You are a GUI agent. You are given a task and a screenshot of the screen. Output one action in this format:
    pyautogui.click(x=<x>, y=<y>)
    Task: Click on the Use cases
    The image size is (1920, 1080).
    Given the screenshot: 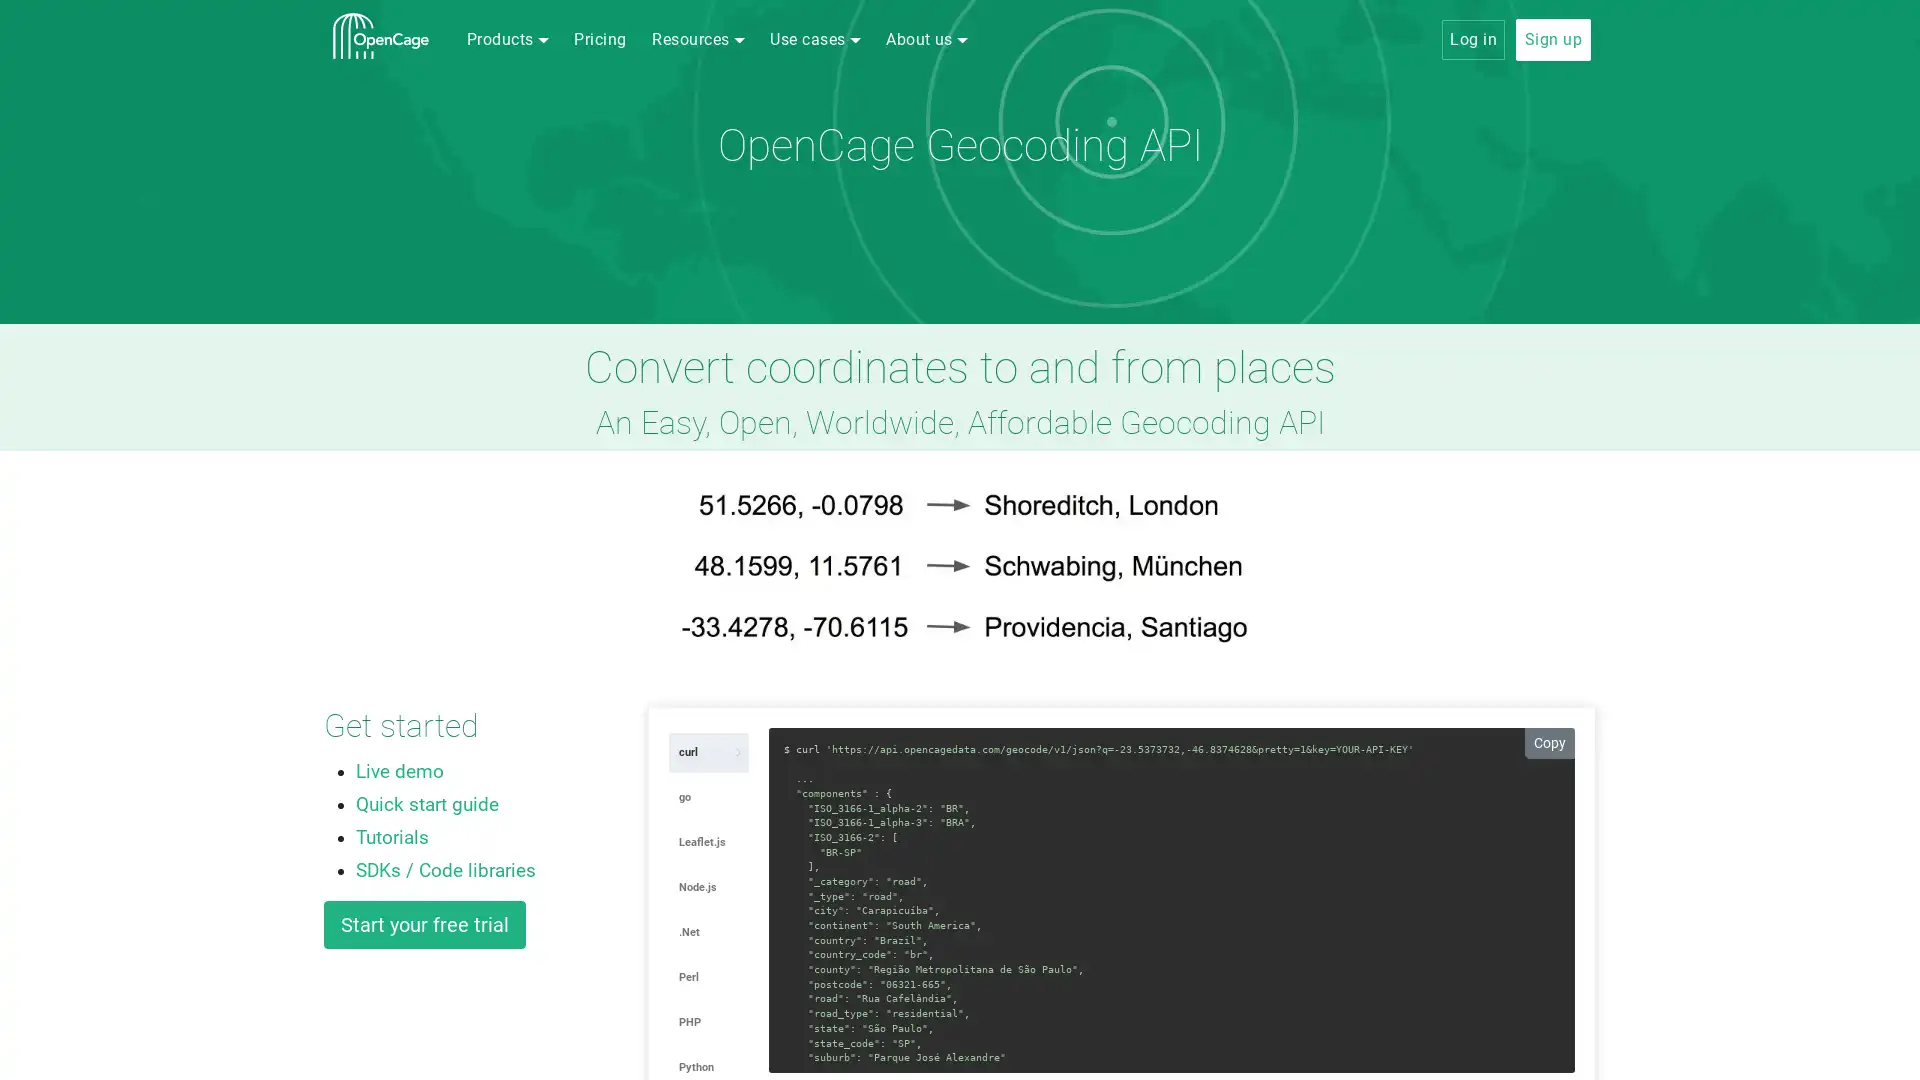 What is the action you would take?
    pyautogui.click(x=815, y=39)
    